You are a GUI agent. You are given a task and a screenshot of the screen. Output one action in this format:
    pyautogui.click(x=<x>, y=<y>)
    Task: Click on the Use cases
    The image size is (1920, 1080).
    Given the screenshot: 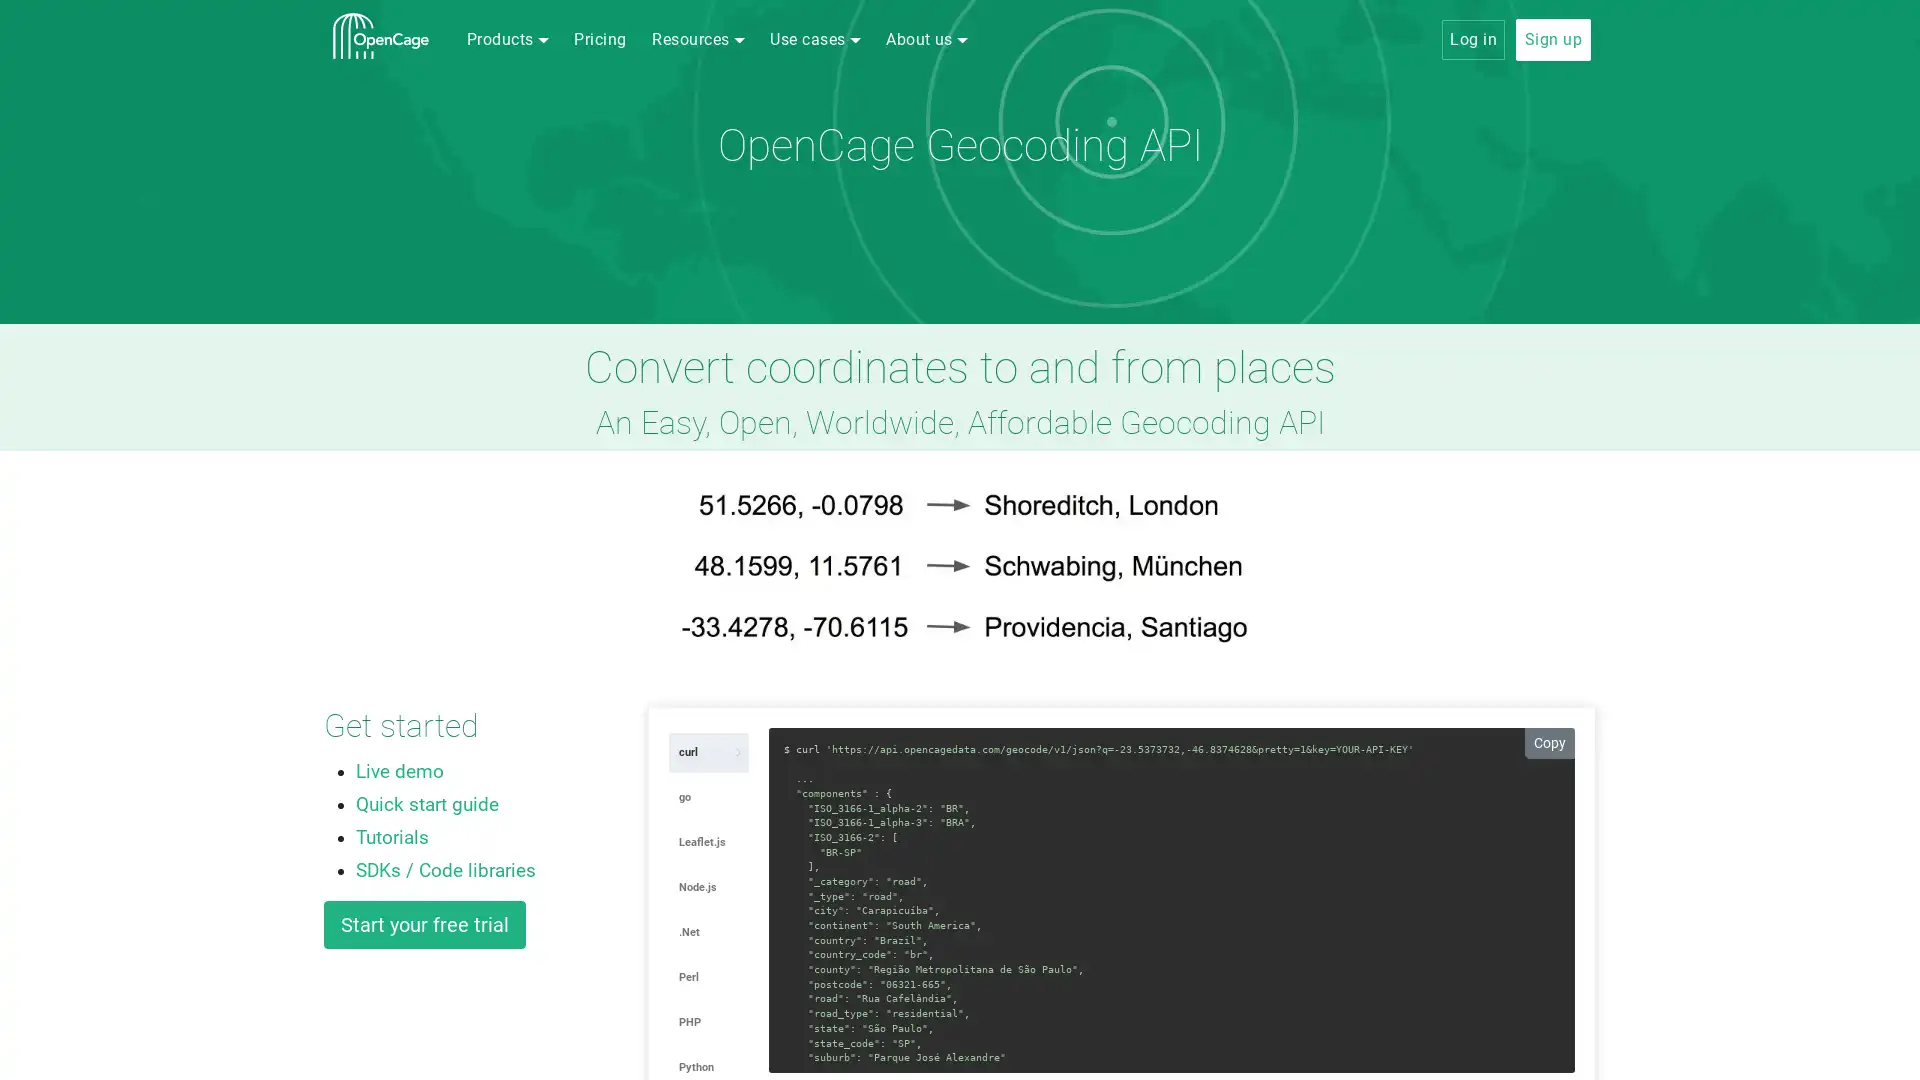 What is the action you would take?
    pyautogui.click(x=815, y=39)
    